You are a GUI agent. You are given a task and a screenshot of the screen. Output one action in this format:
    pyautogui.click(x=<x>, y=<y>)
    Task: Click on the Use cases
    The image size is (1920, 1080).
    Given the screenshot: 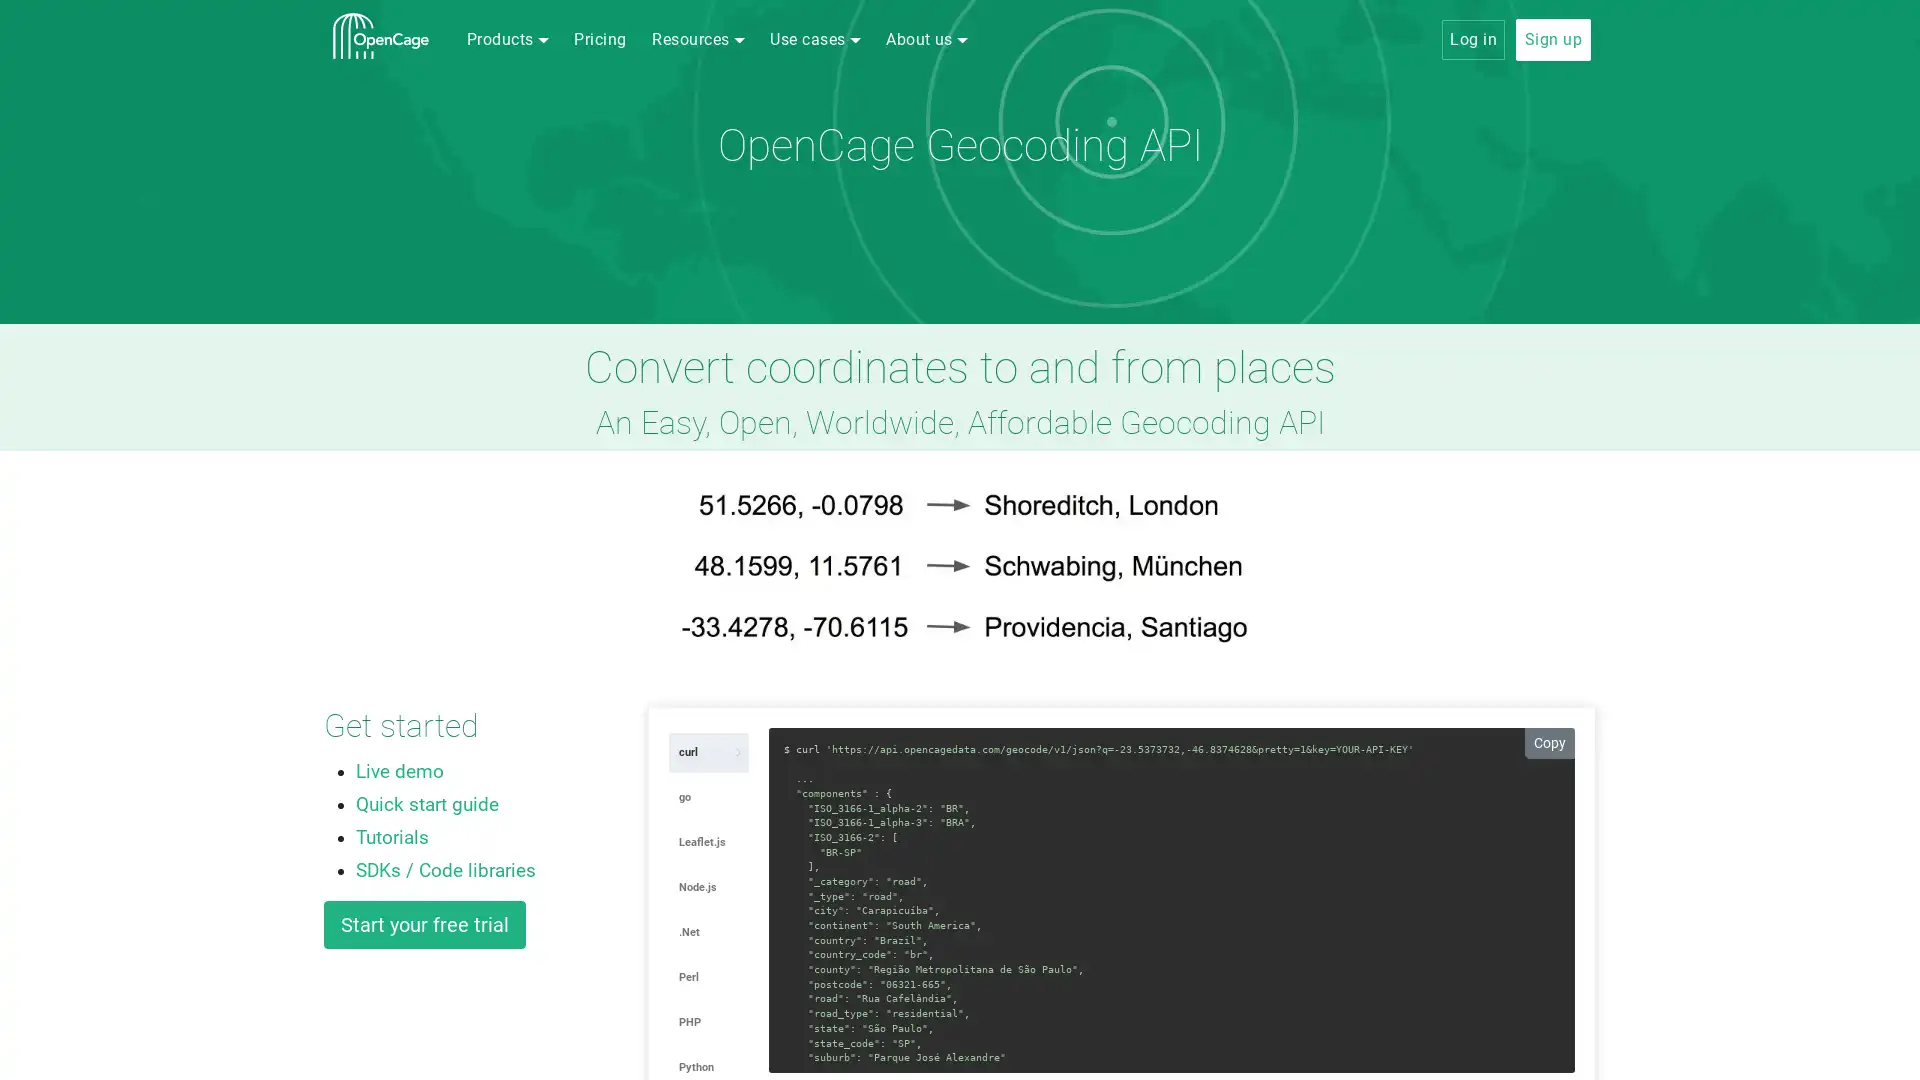 What is the action you would take?
    pyautogui.click(x=815, y=39)
    